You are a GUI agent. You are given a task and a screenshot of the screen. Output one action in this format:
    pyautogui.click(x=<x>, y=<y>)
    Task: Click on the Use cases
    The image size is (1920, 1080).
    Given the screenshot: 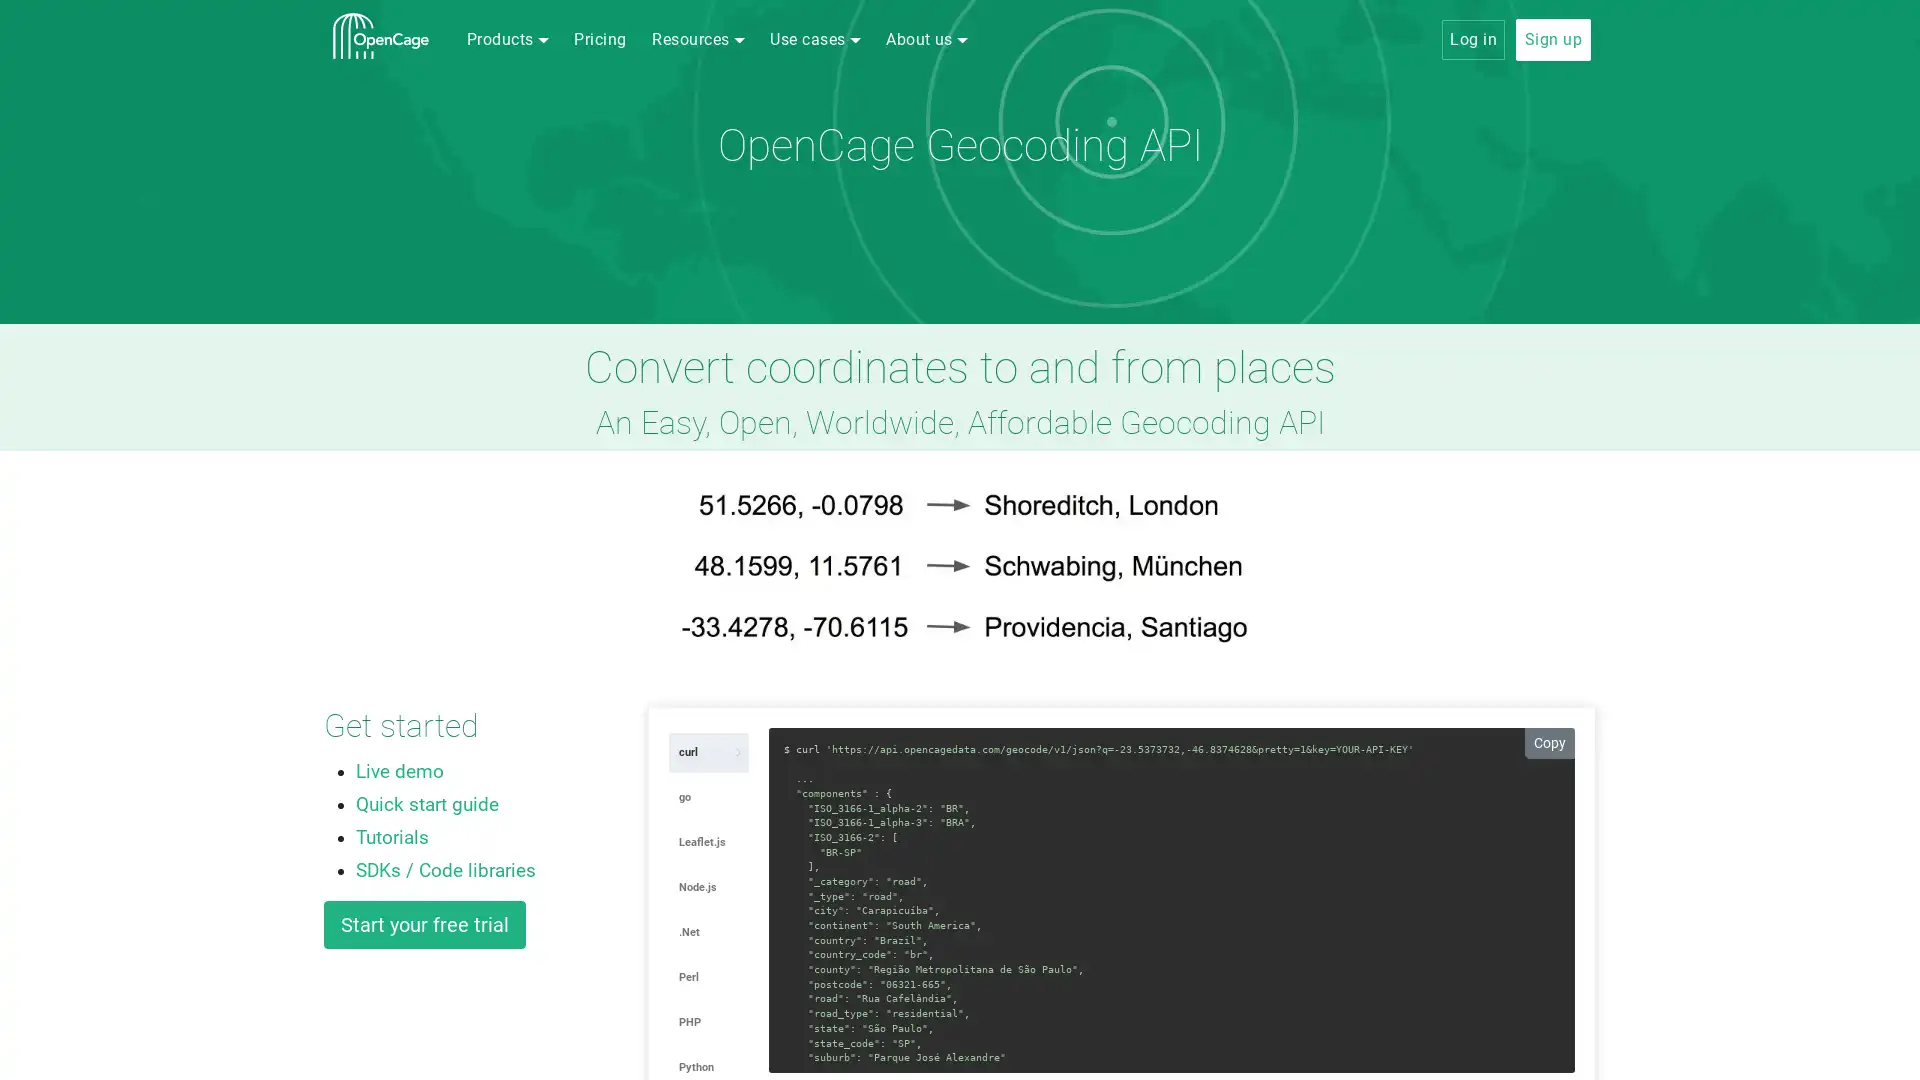 What is the action you would take?
    pyautogui.click(x=815, y=39)
    